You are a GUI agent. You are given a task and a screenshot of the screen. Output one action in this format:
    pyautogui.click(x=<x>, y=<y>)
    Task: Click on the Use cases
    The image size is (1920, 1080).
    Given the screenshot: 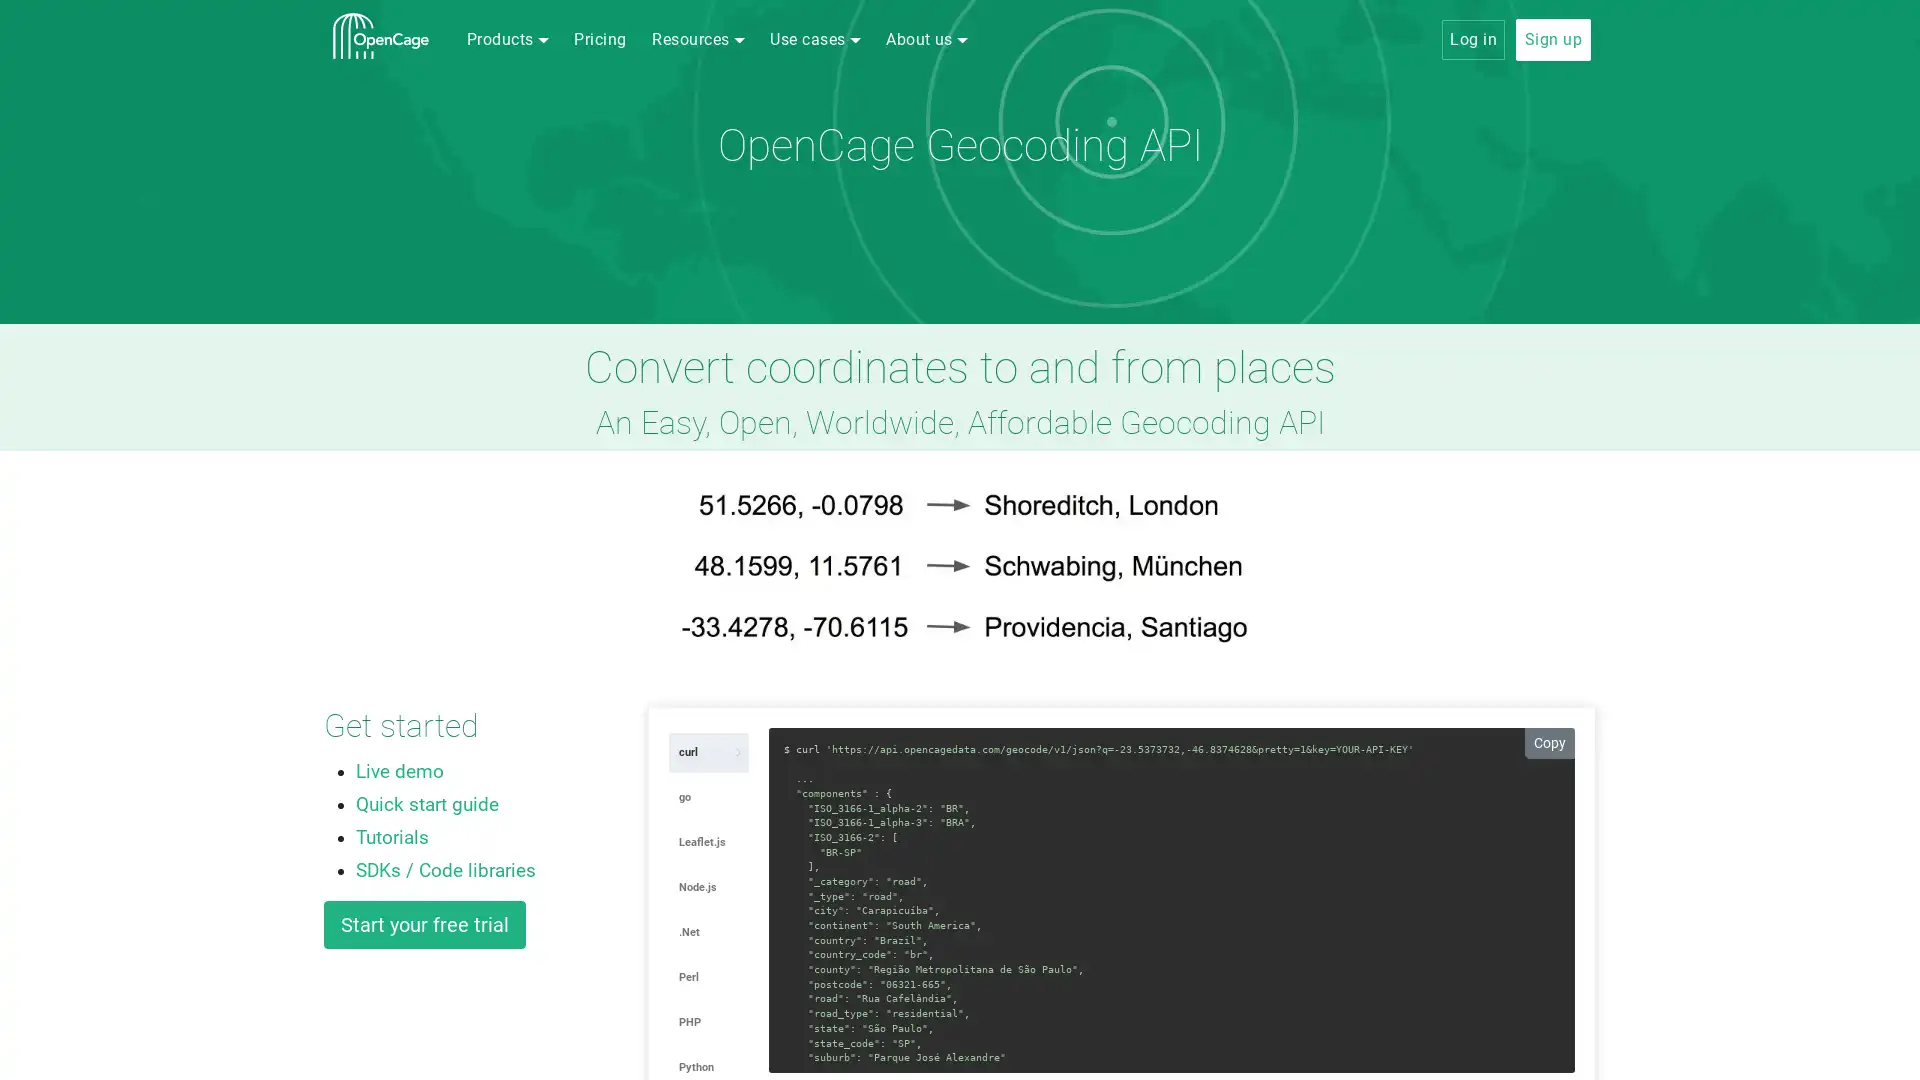 What is the action you would take?
    pyautogui.click(x=815, y=39)
    